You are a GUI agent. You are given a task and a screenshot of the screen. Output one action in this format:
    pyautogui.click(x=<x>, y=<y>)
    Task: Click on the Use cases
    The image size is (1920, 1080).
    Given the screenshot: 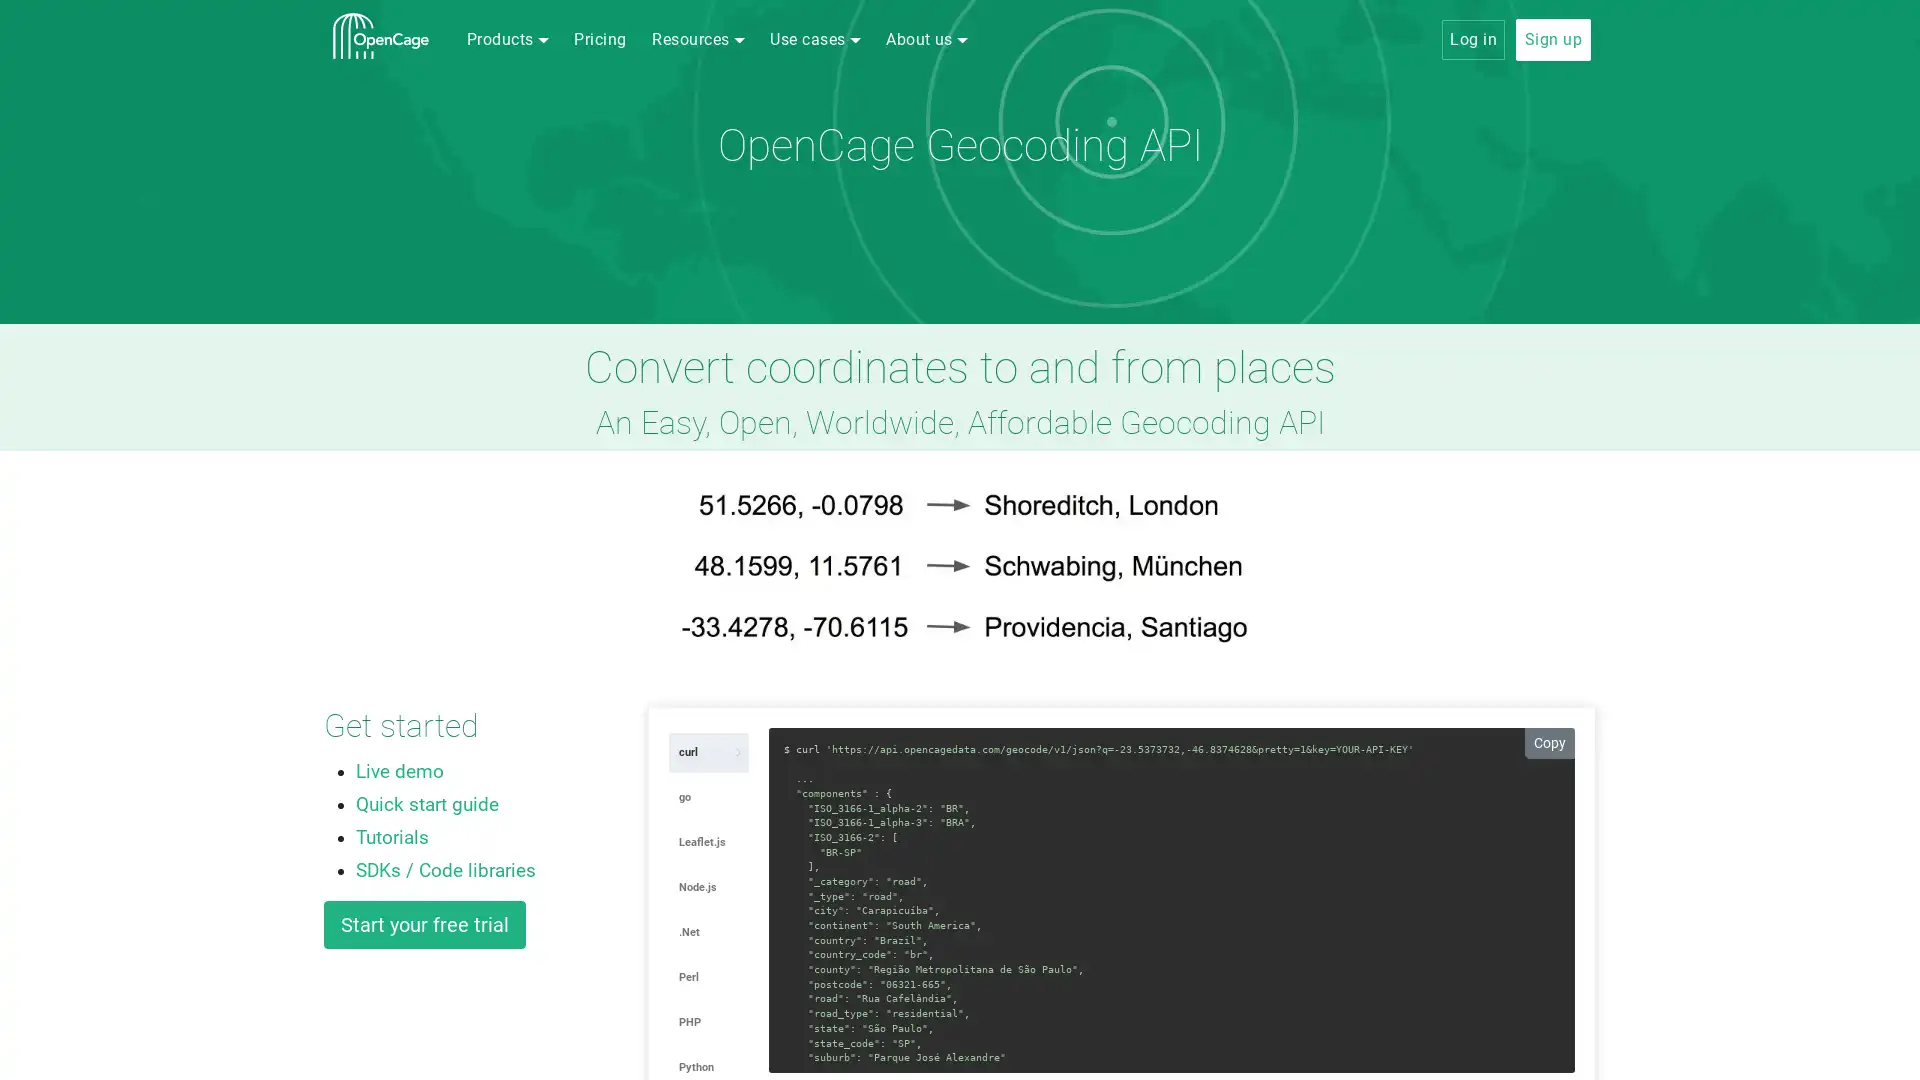 What is the action you would take?
    pyautogui.click(x=815, y=39)
    